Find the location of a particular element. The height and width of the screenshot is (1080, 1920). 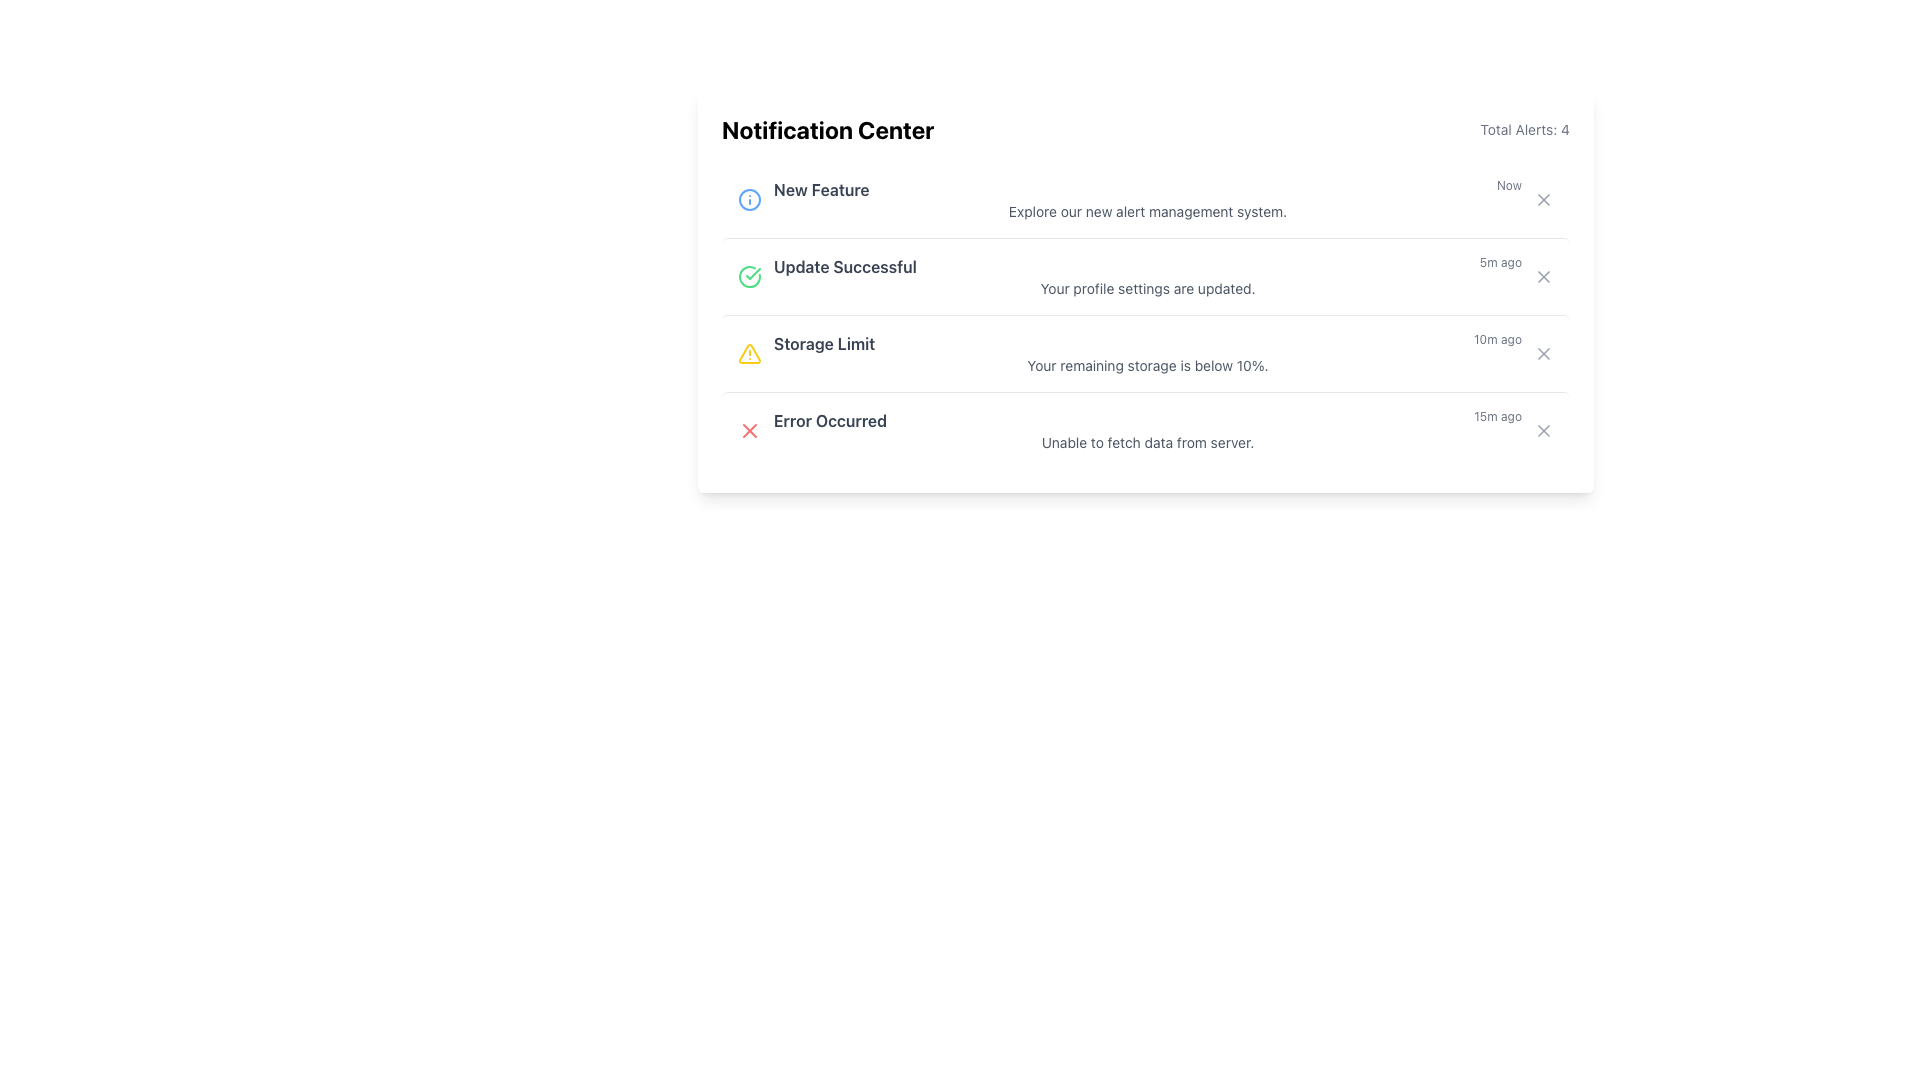

the warning indicator icon for storage limits, which is located in the left part of the third row within a list of notifications, aligned with the 'Storage Limit' text is located at coordinates (748, 353).